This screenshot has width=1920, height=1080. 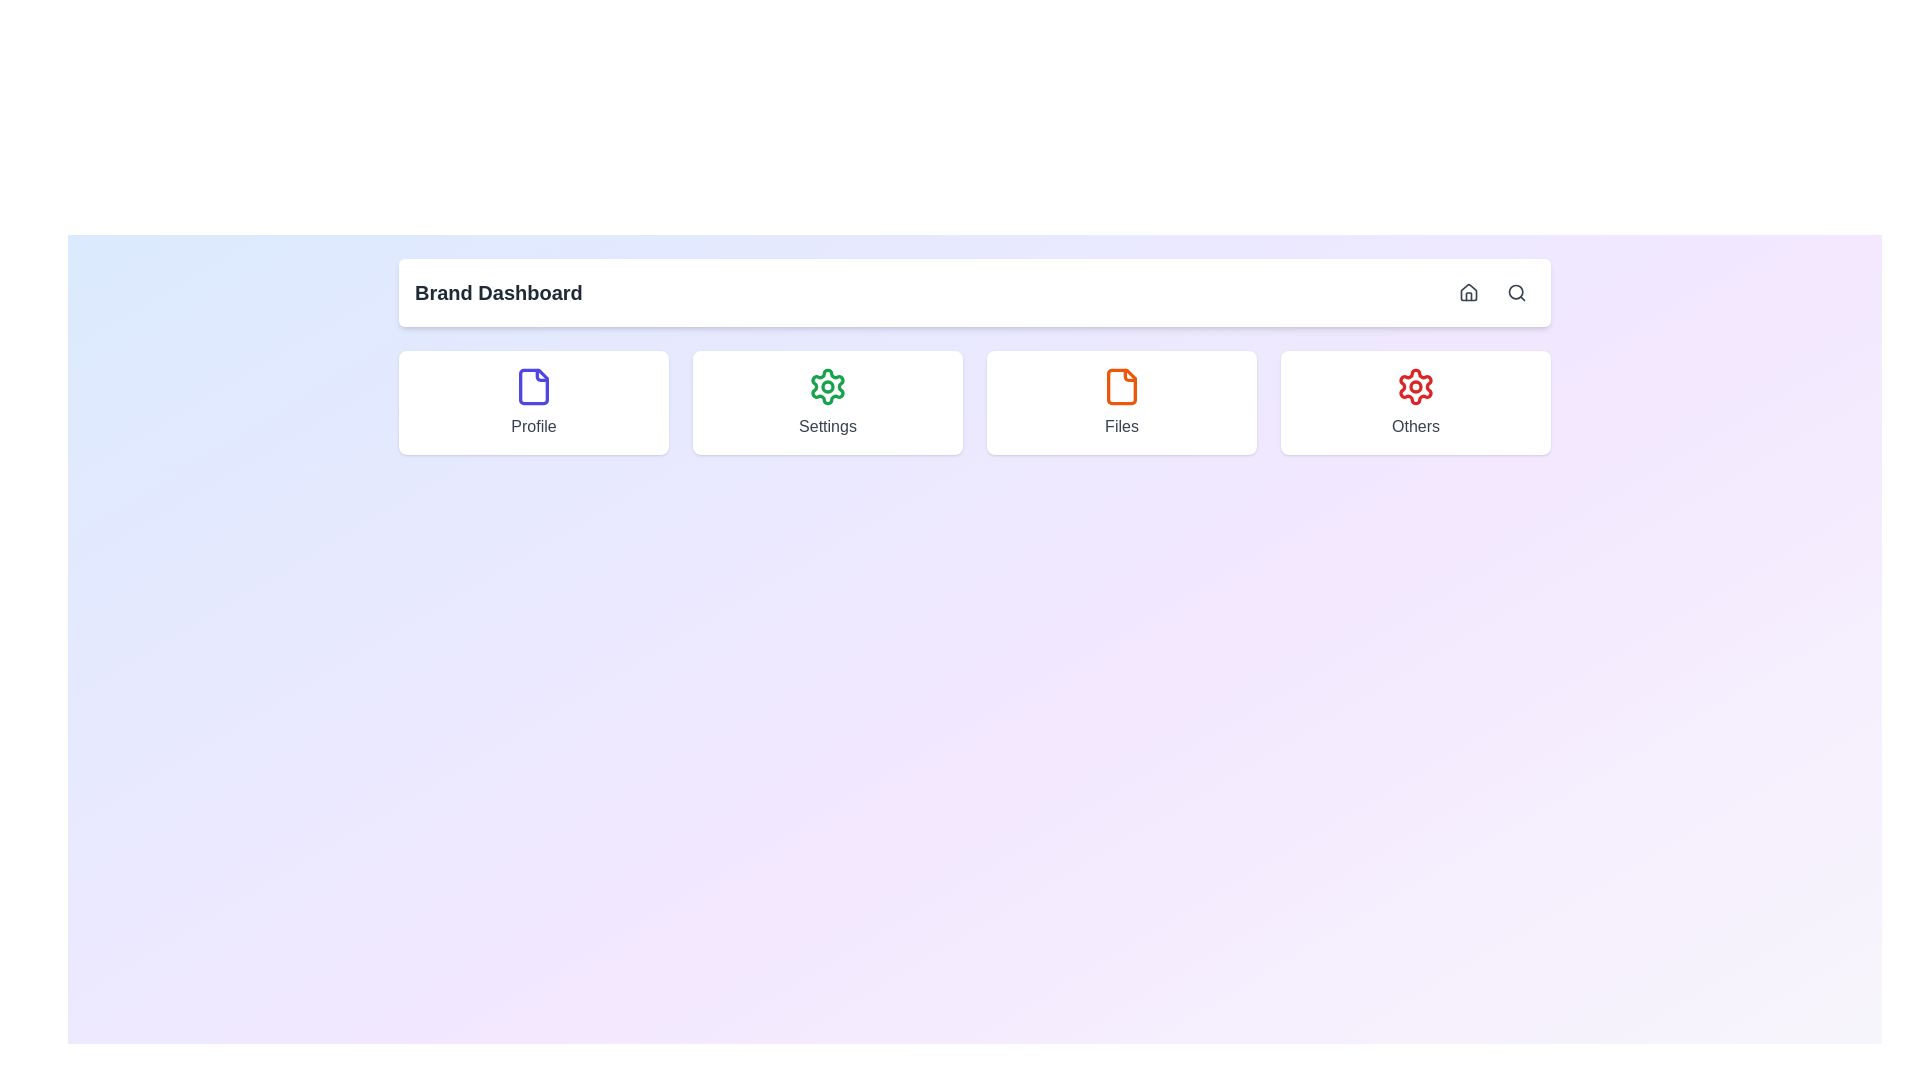 I want to click on the text label displaying 'Settings', which is styled in gray and positioned at the bottom center of a white, rounded rectangular card, located beneath a green gear icon, so click(x=828, y=426).